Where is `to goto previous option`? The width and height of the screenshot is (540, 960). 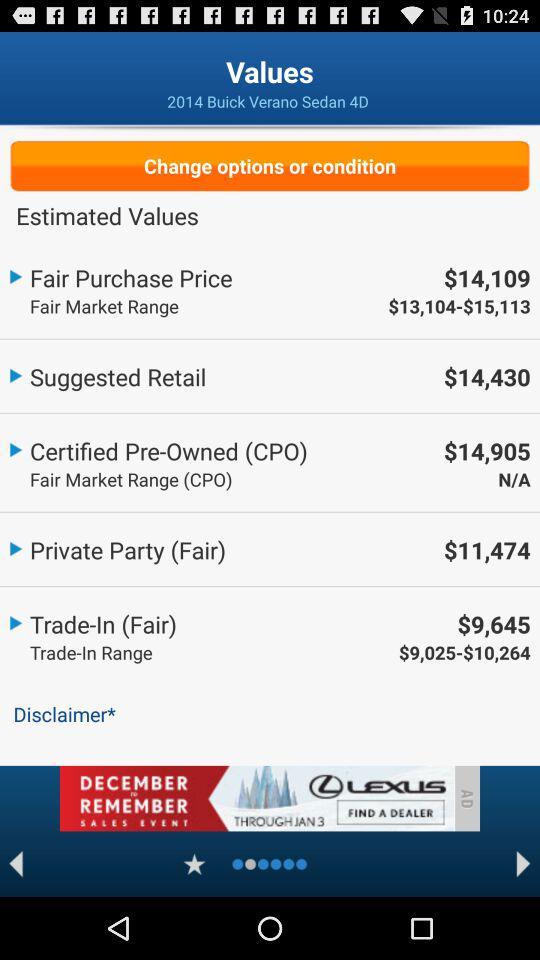
to goto previous option is located at coordinates (15, 863).